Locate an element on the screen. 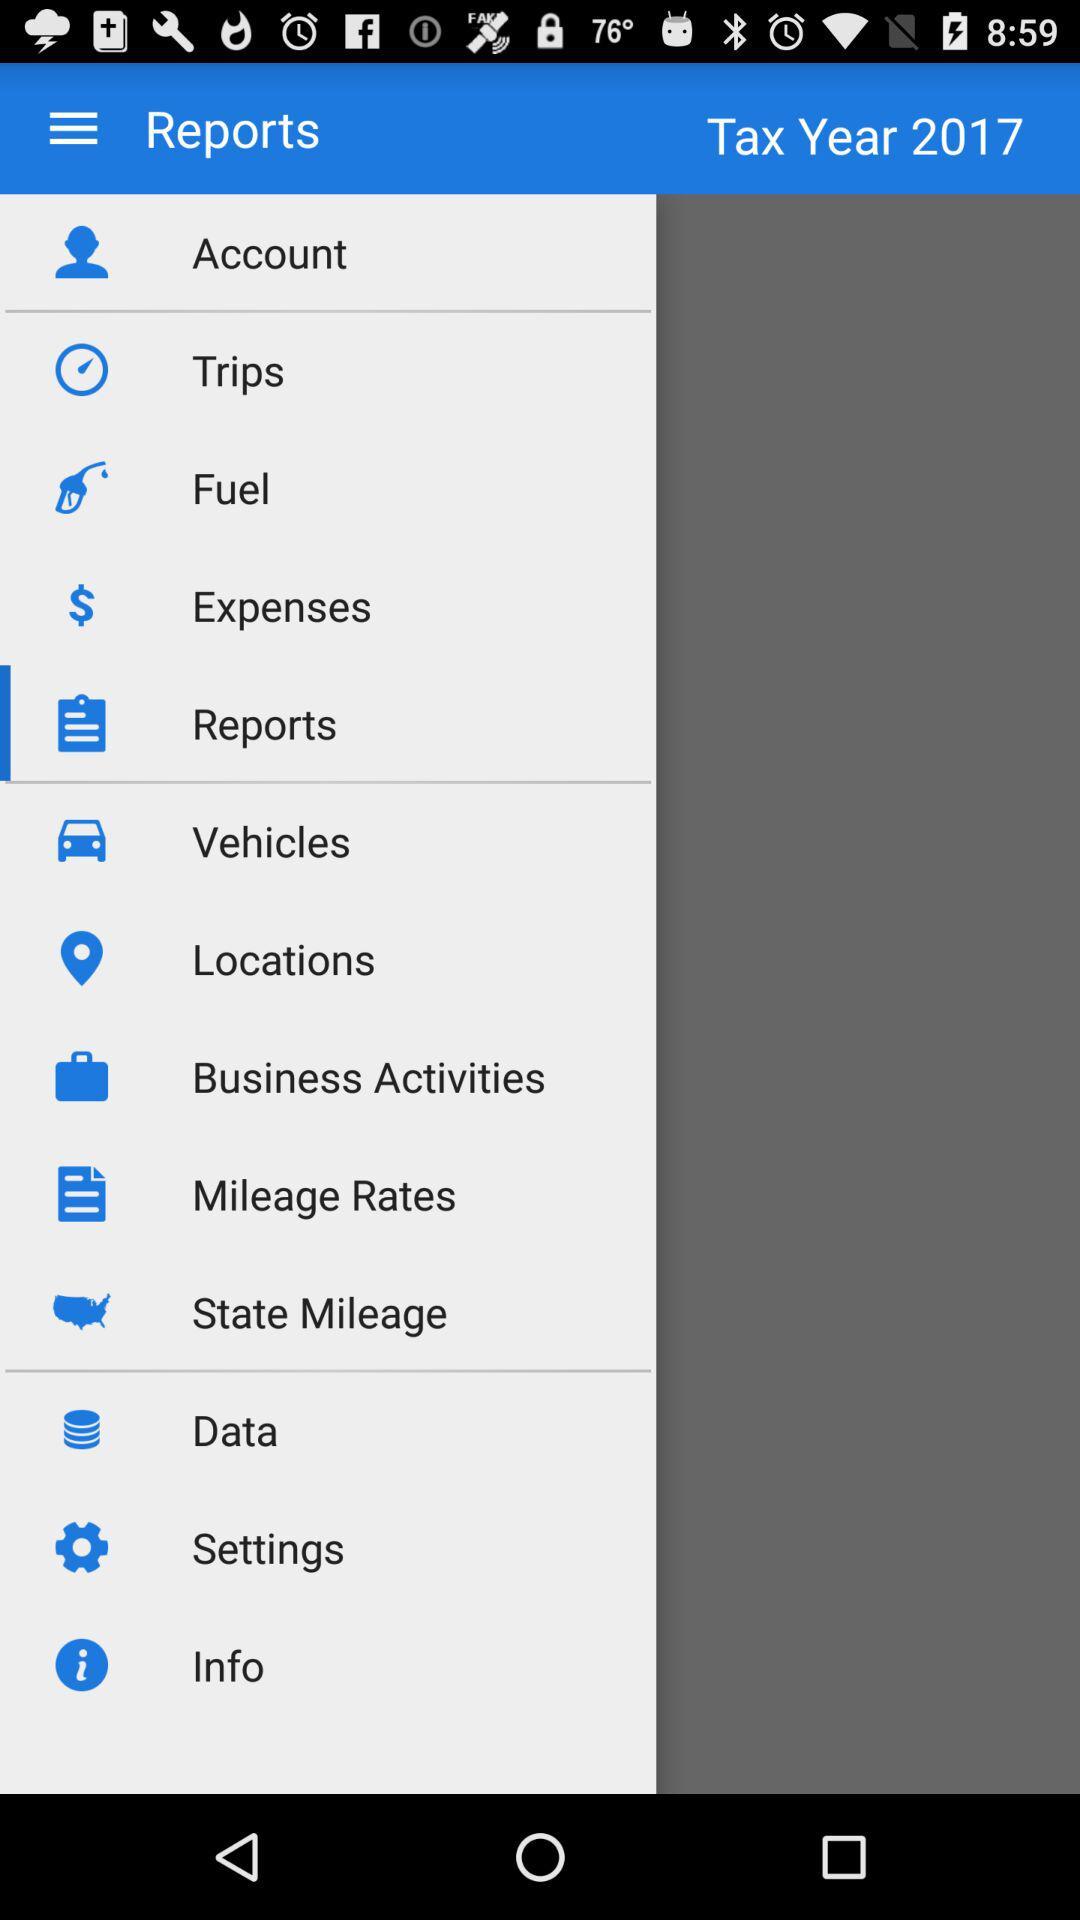 The width and height of the screenshot is (1080, 1920). the icon at the center is located at coordinates (369, 1075).